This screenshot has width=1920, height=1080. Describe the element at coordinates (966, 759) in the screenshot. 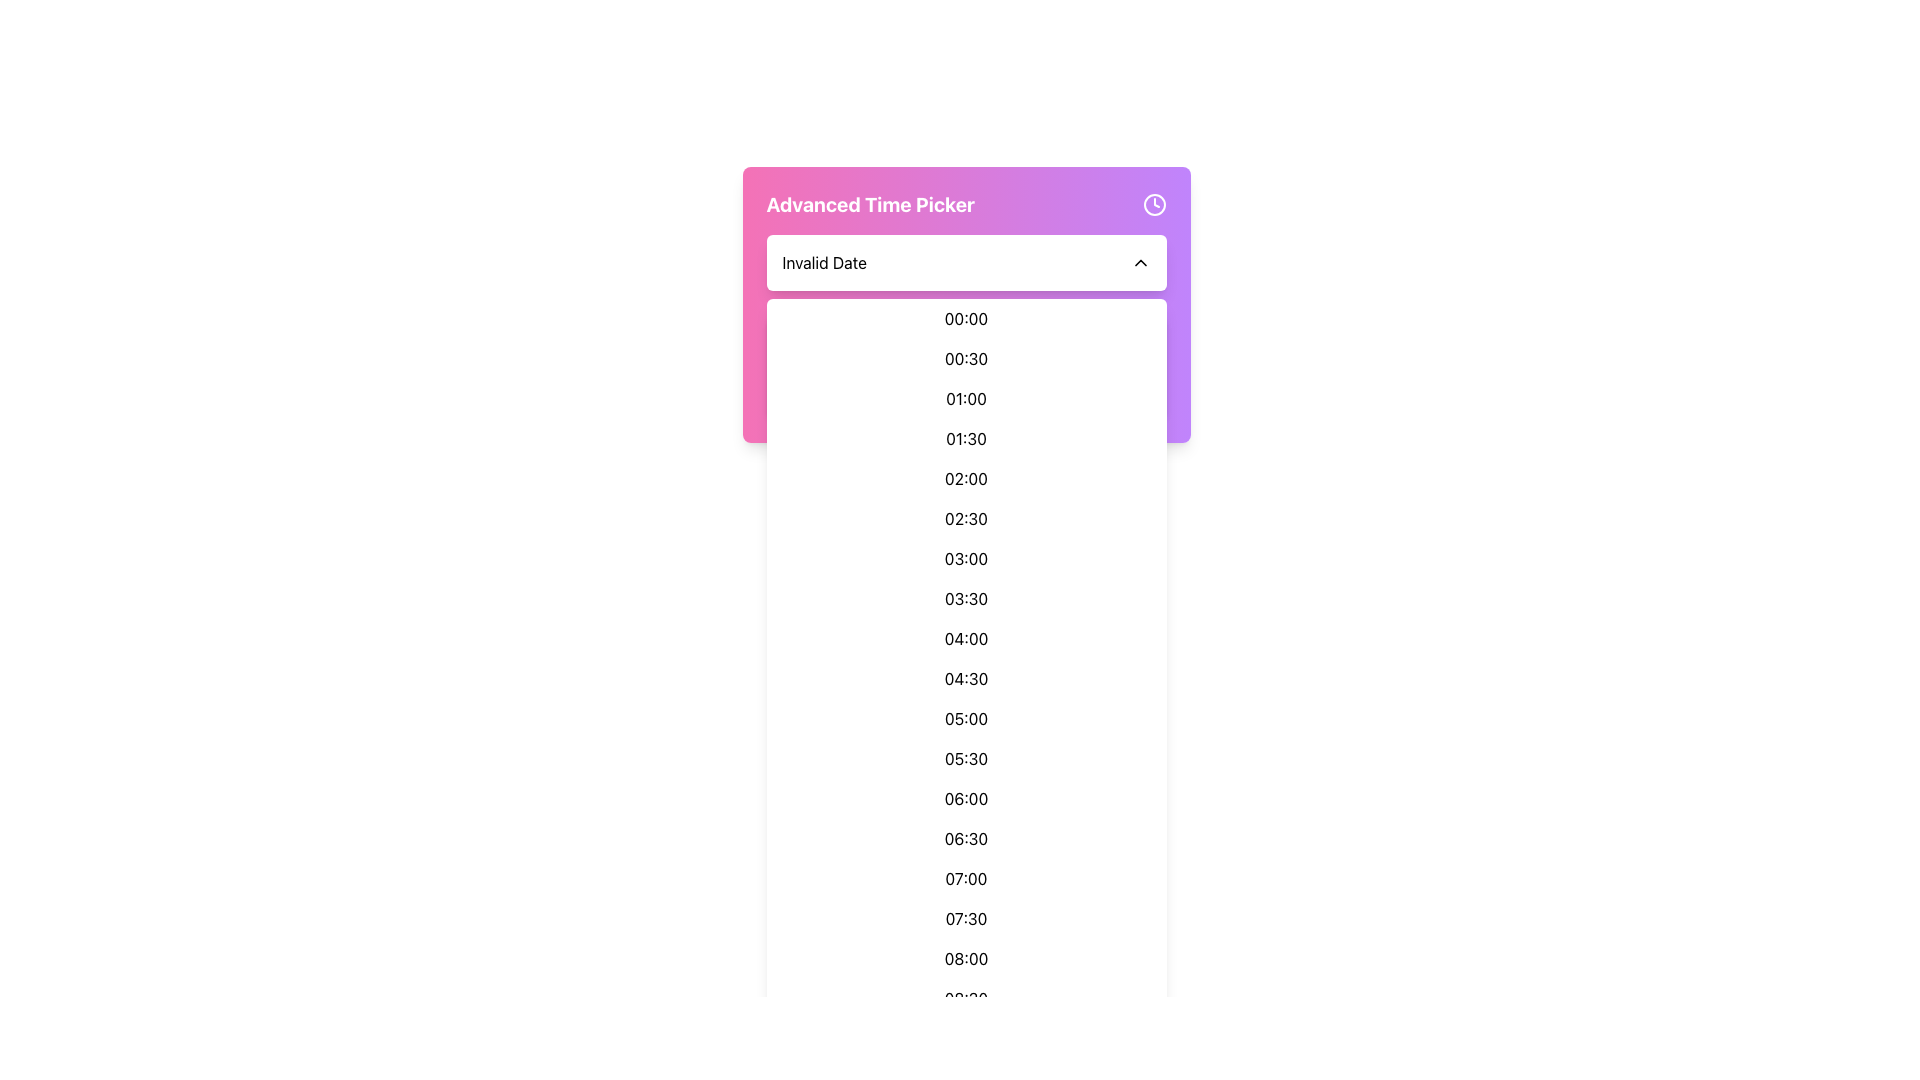

I see `the dropdown menu item displaying '05:30'` at that location.